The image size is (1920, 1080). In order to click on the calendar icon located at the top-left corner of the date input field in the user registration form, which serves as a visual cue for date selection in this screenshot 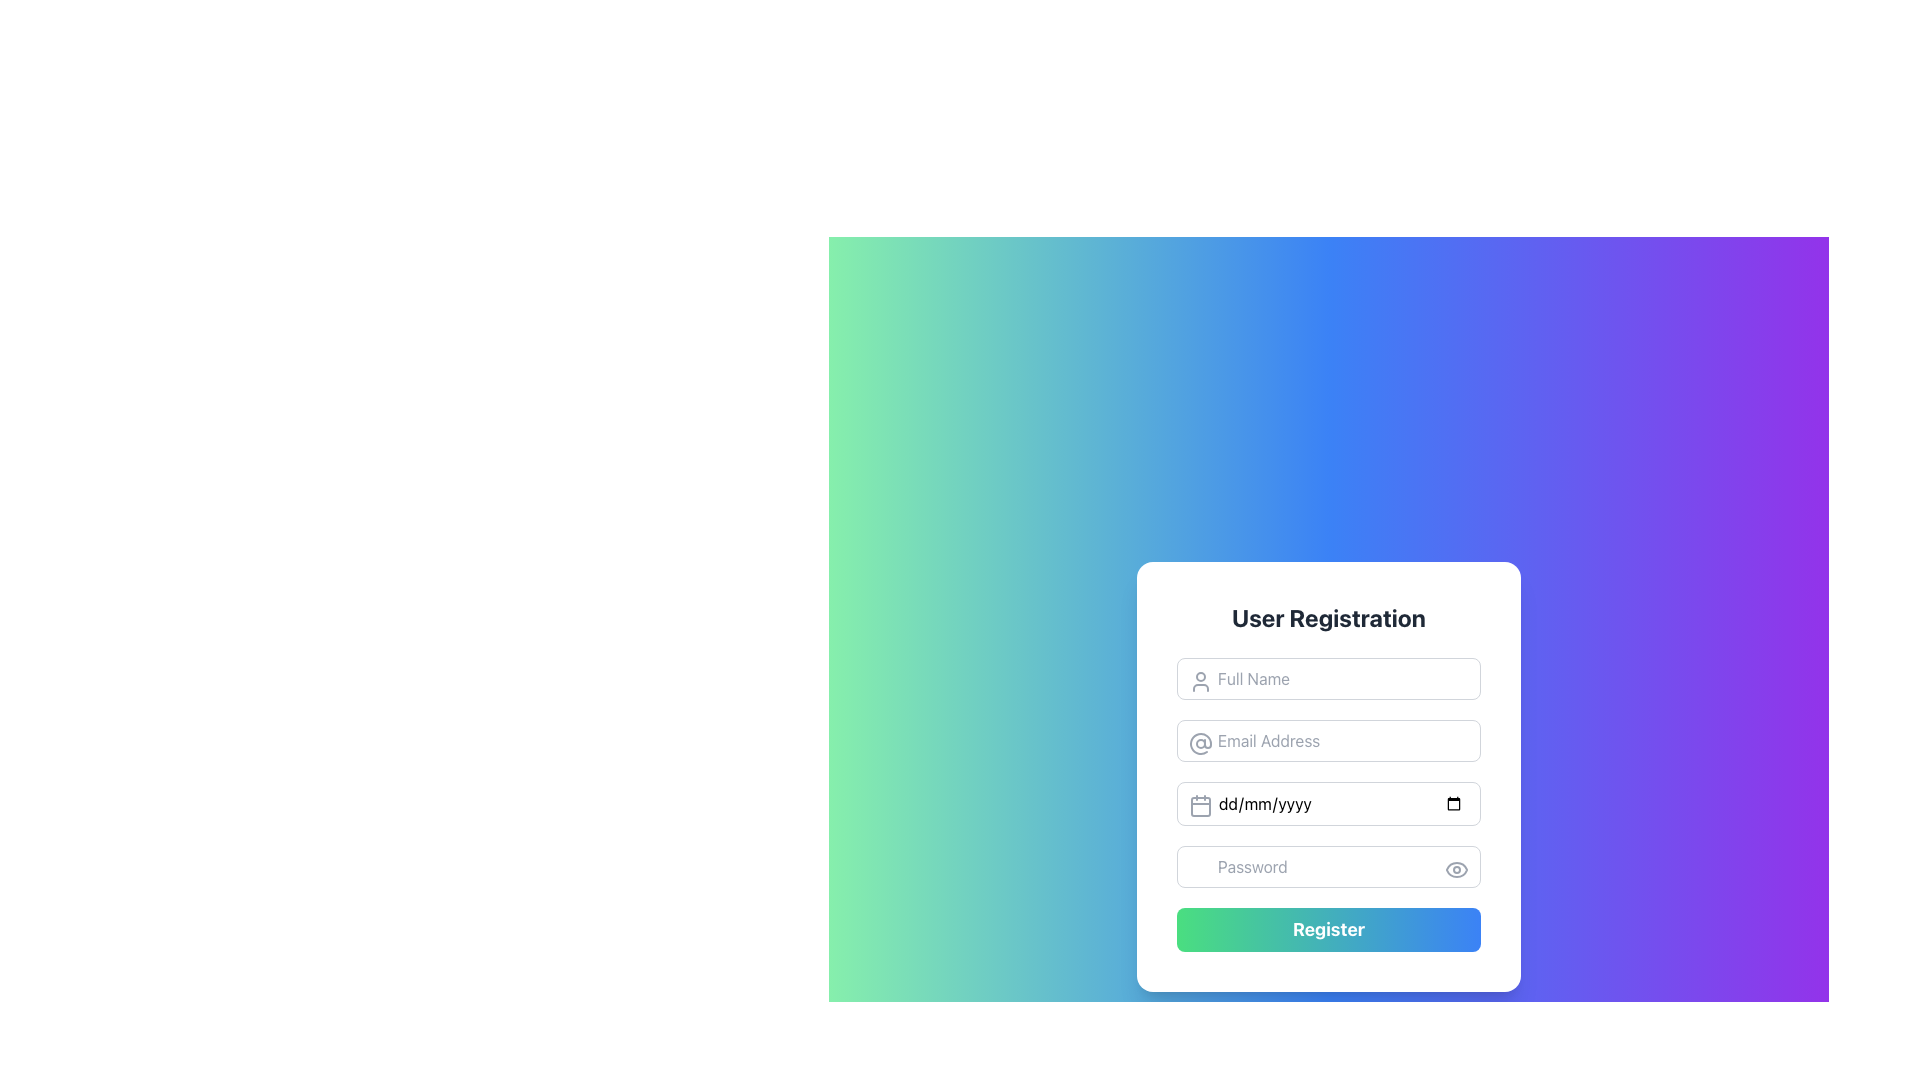, I will do `click(1200, 805)`.